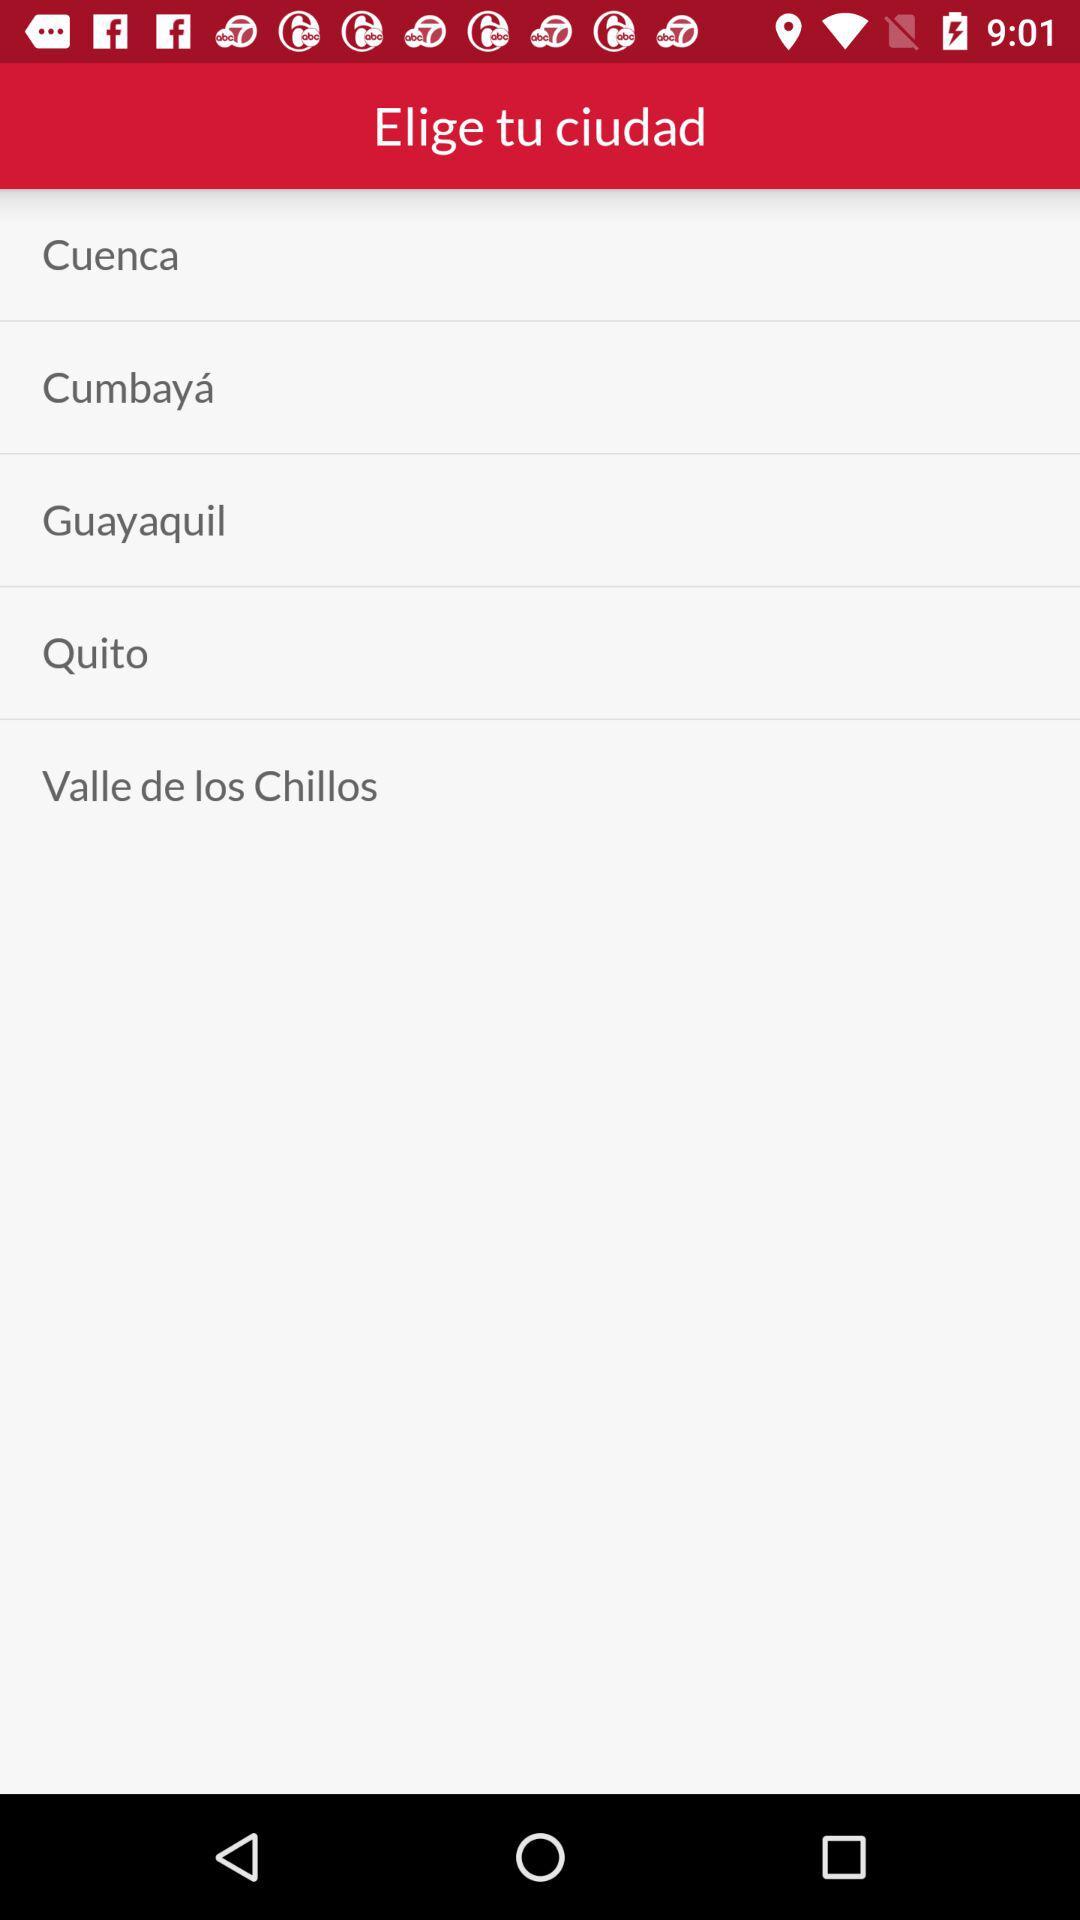 This screenshot has width=1080, height=1920. Describe the element at coordinates (110, 253) in the screenshot. I see `the cuenca item` at that location.